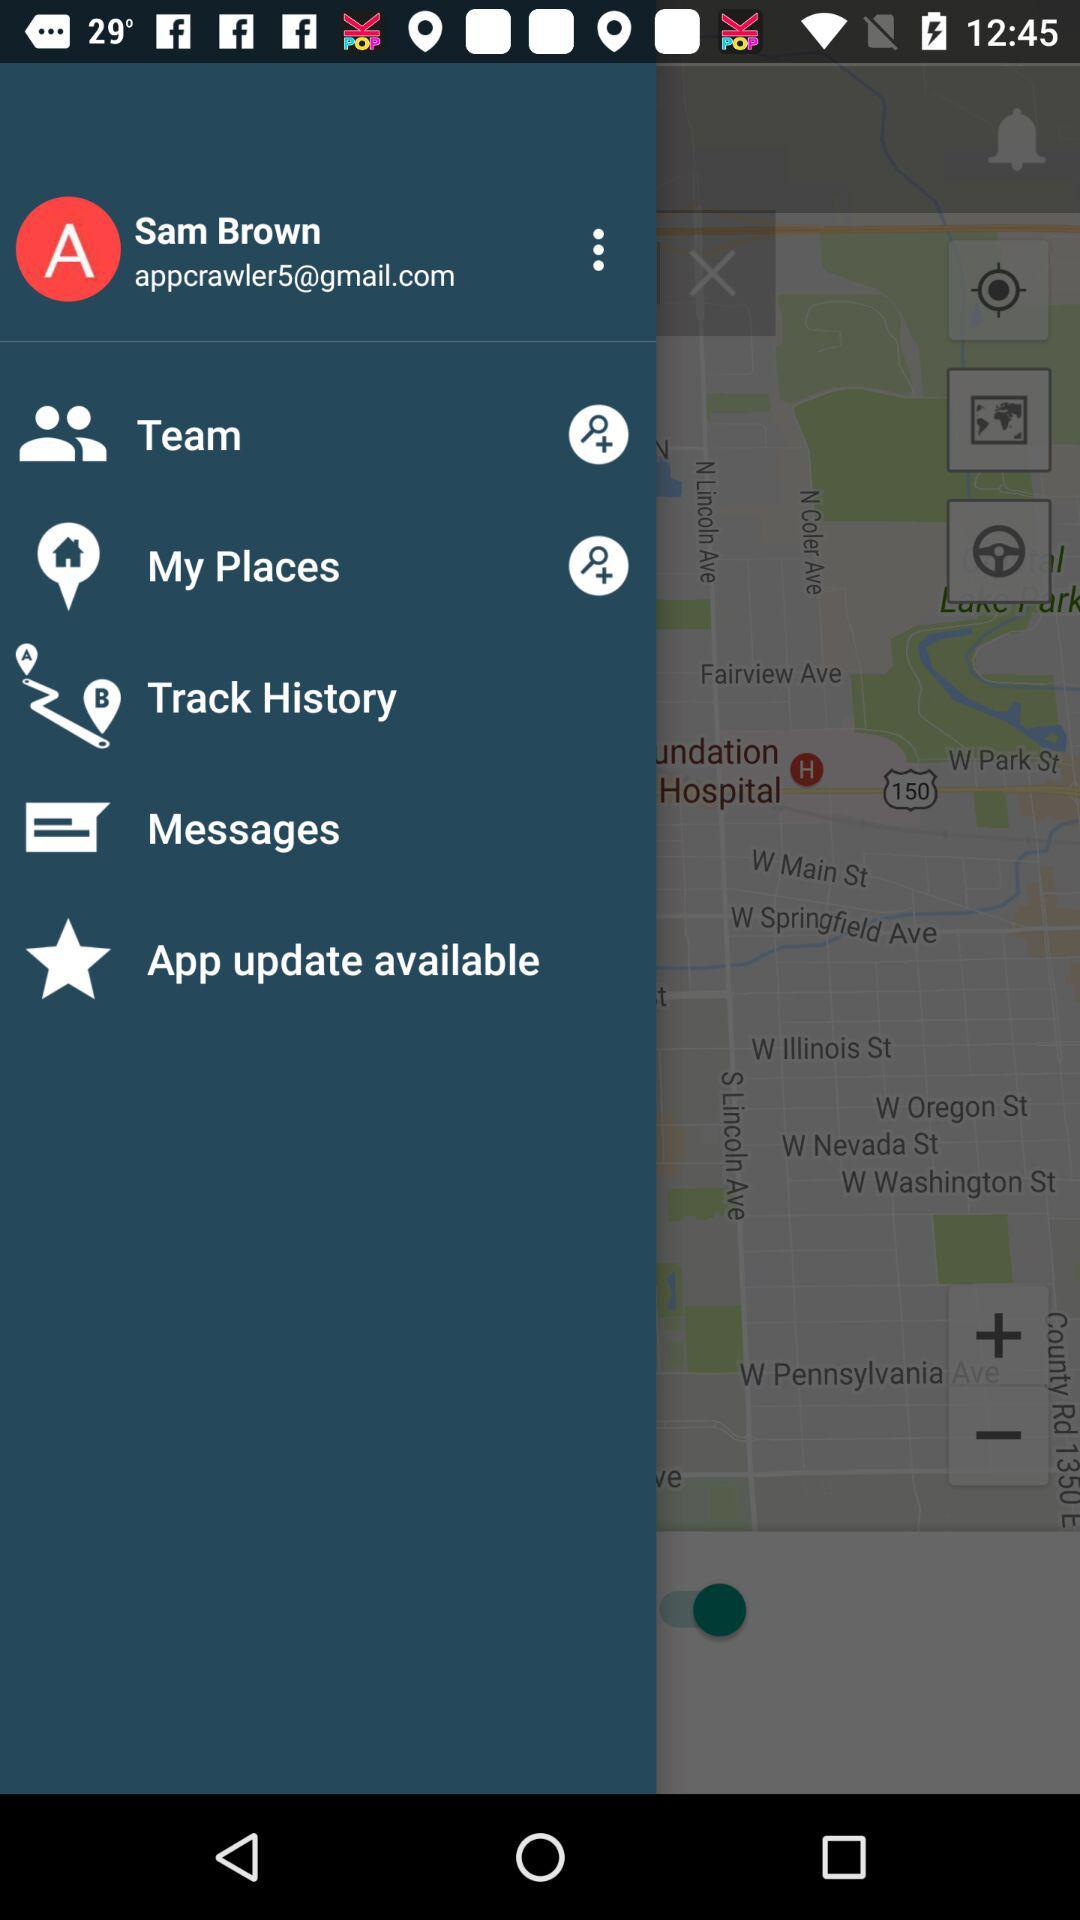  Describe the element at coordinates (998, 1437) in the screenshot. I see `the minus icon` at that location.